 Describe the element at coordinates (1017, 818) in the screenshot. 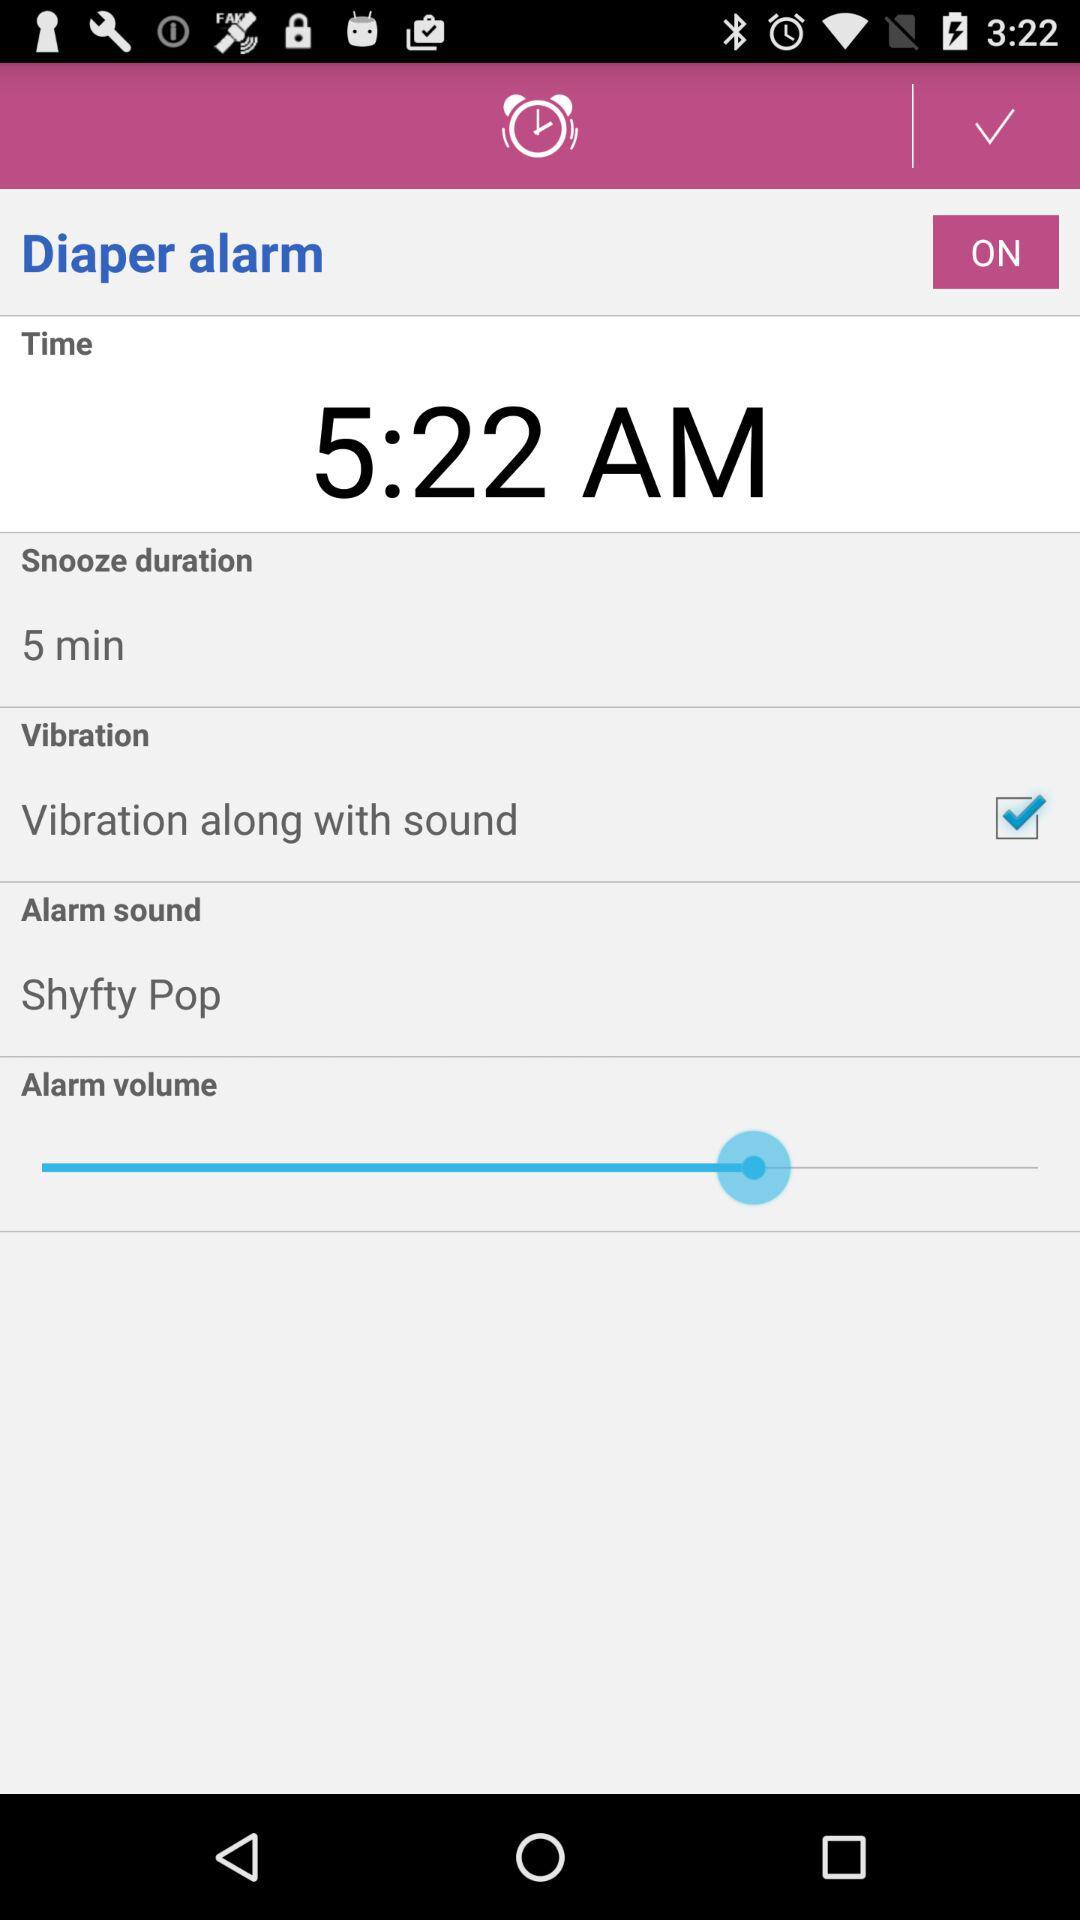

I see `icon on the right` at that location.